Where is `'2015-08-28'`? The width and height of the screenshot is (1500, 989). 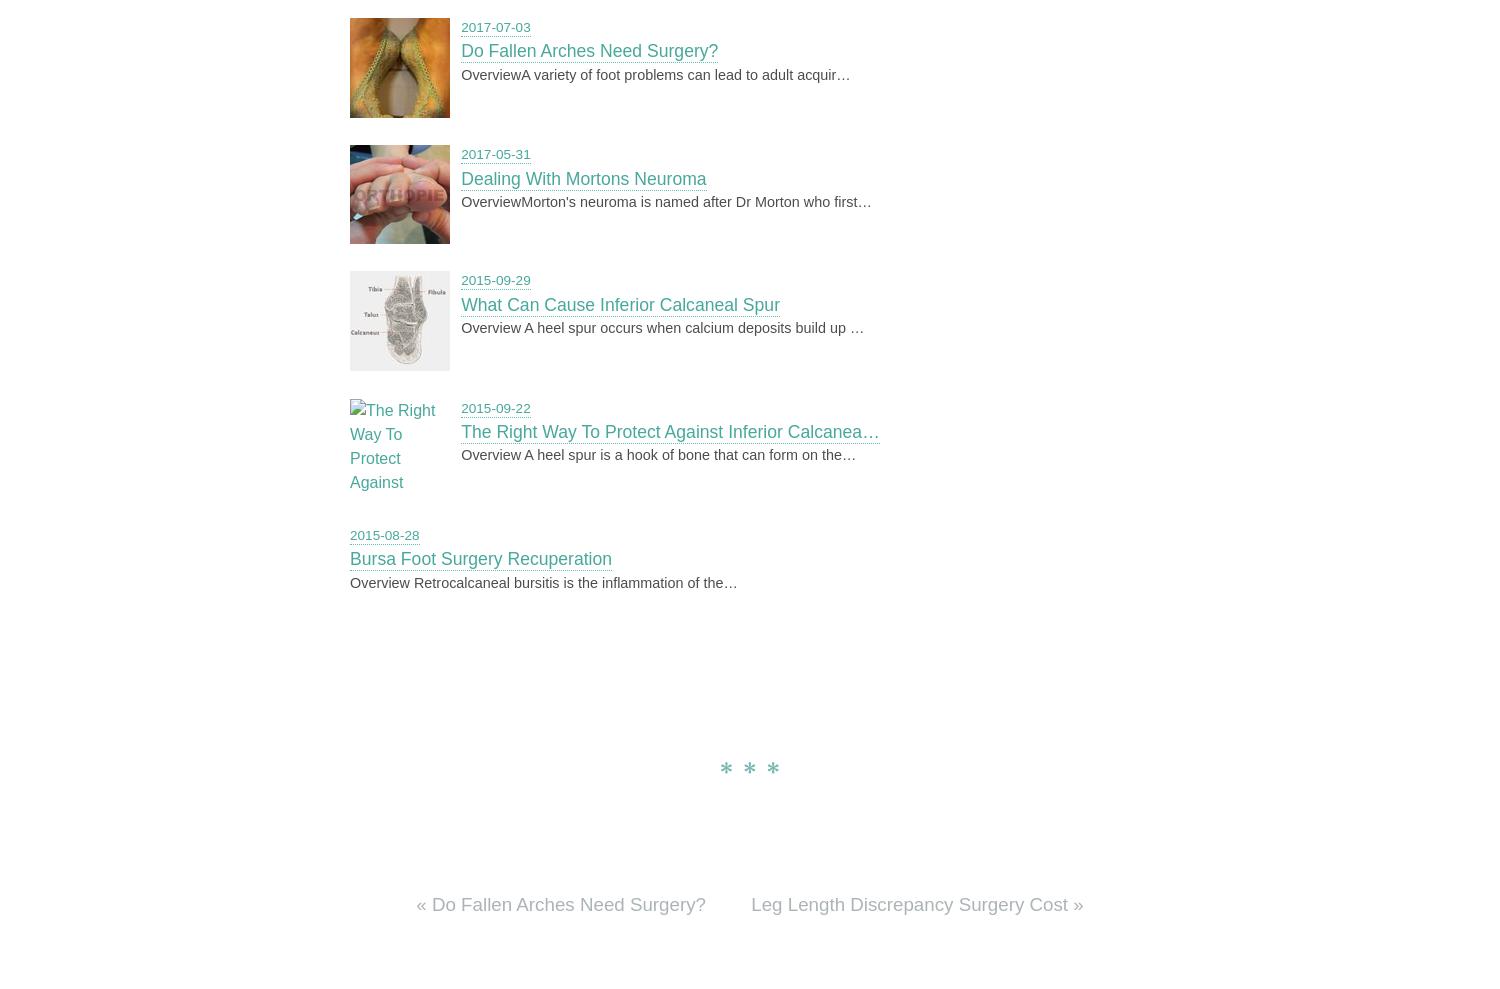 '2015-08-28' is located at coordinates (384, 534).